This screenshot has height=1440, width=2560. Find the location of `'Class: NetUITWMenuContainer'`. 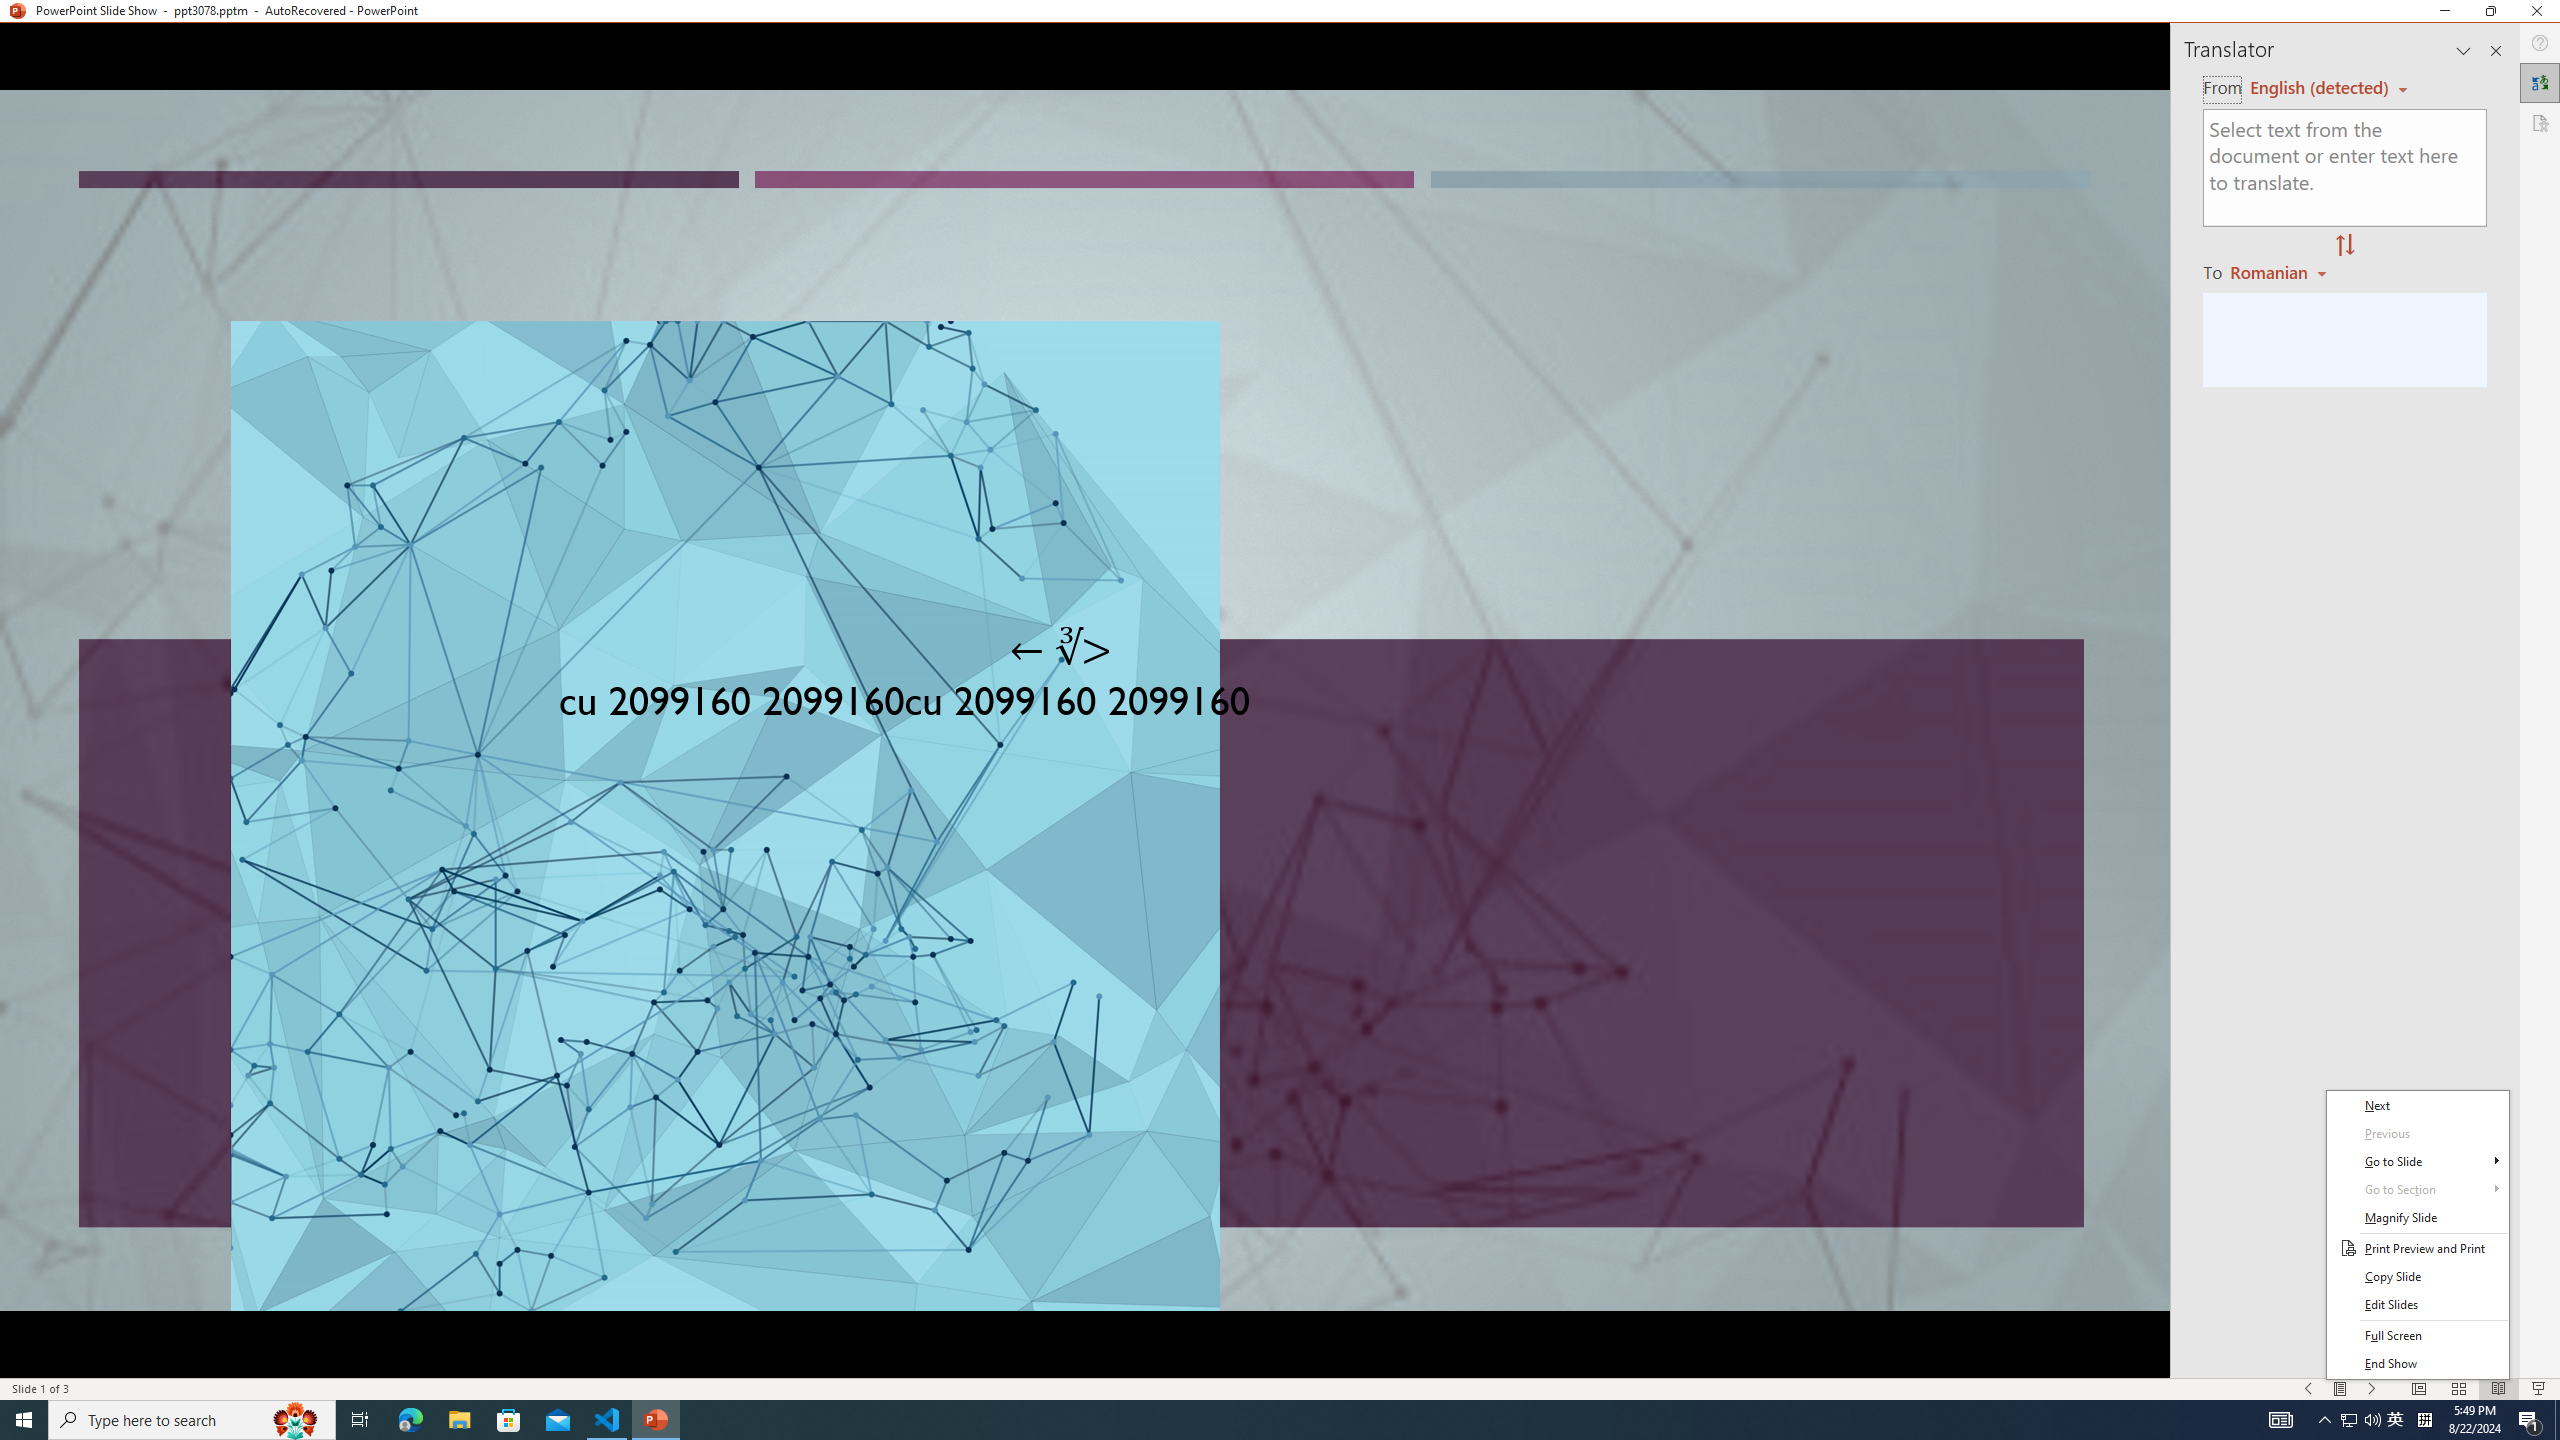

'Class: NetUITWMenuContainer' is located at coordinates (2417, 1233).